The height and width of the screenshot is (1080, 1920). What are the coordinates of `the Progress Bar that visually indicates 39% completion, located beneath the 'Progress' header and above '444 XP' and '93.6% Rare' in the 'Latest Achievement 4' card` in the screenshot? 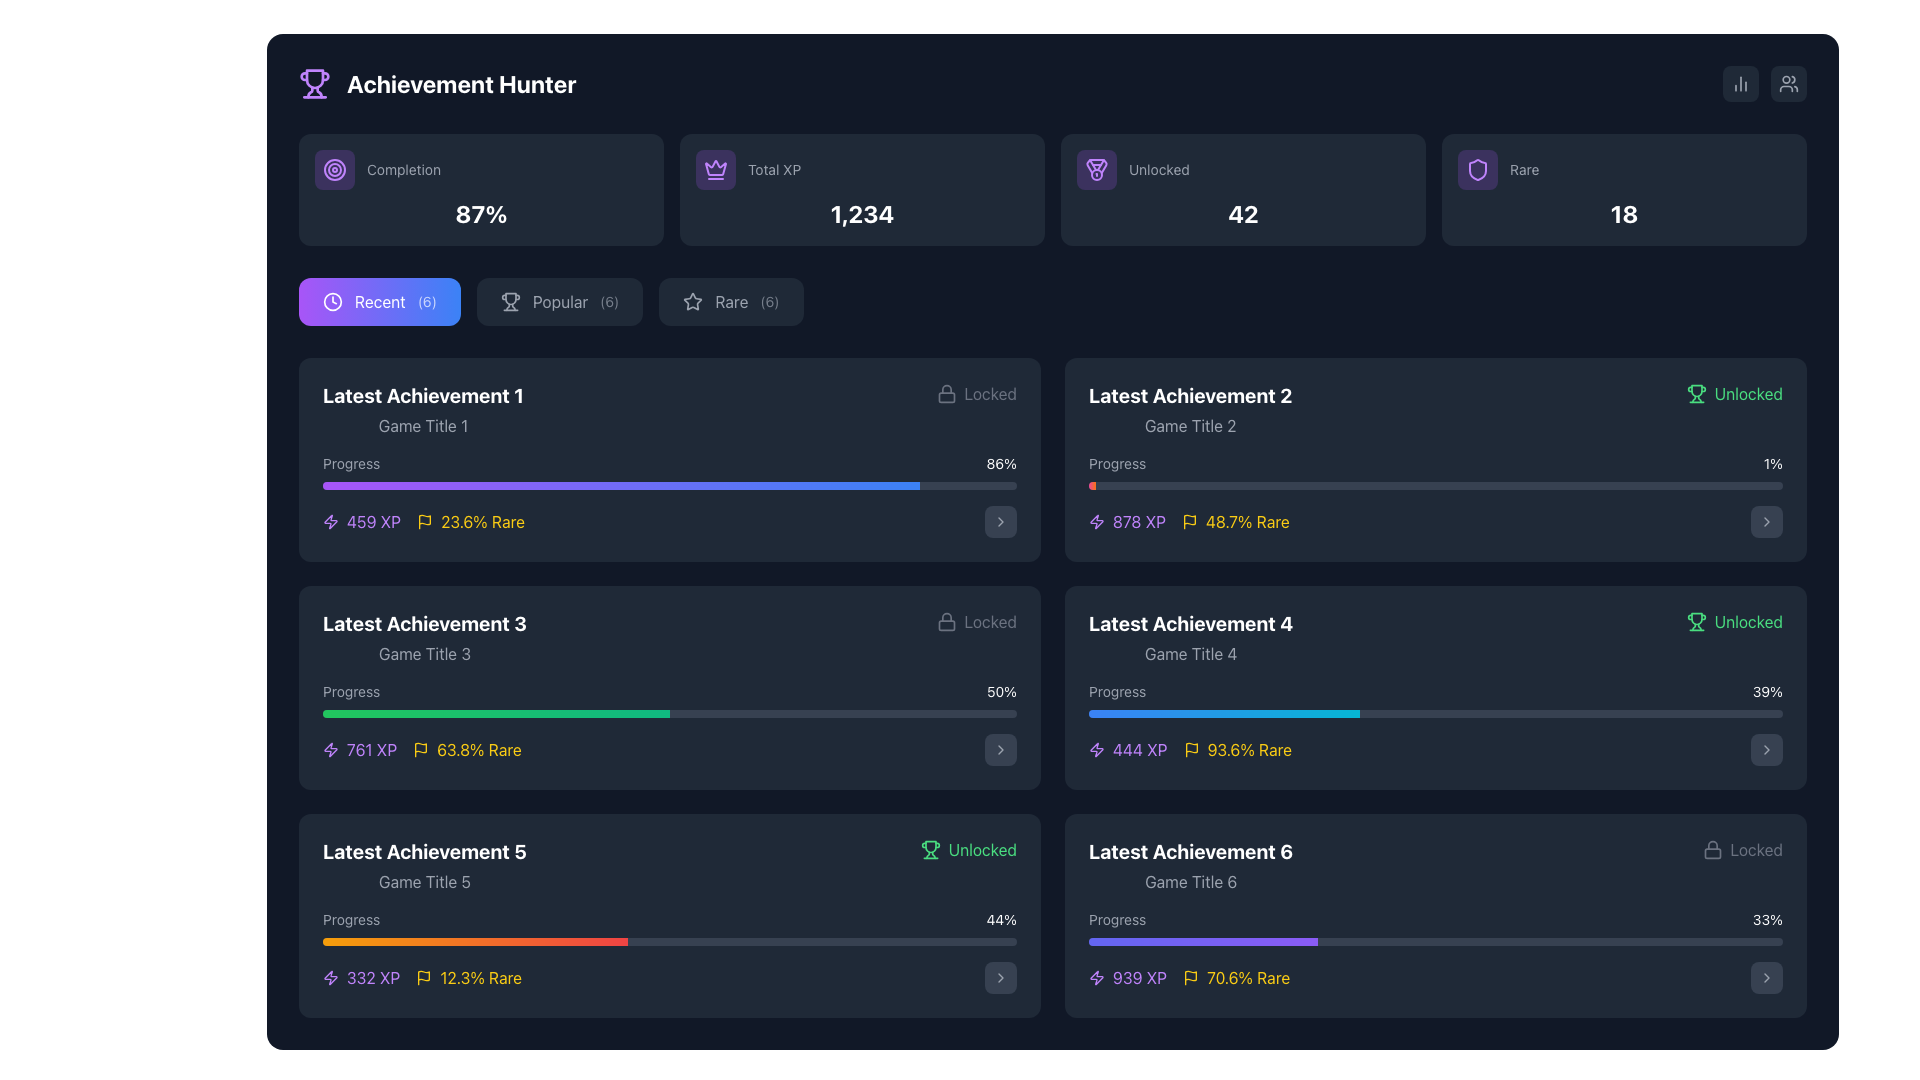 It's located at (1434, 724).